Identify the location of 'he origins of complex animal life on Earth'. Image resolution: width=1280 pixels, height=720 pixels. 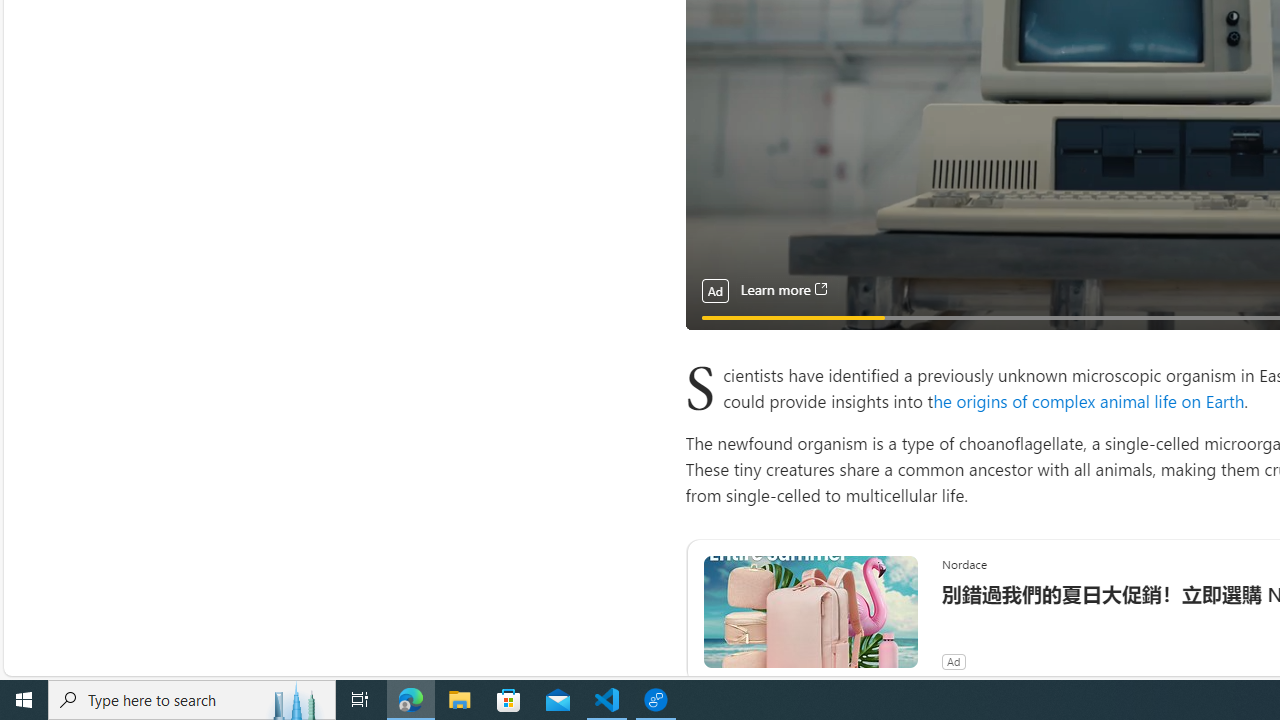
(1088, 400).